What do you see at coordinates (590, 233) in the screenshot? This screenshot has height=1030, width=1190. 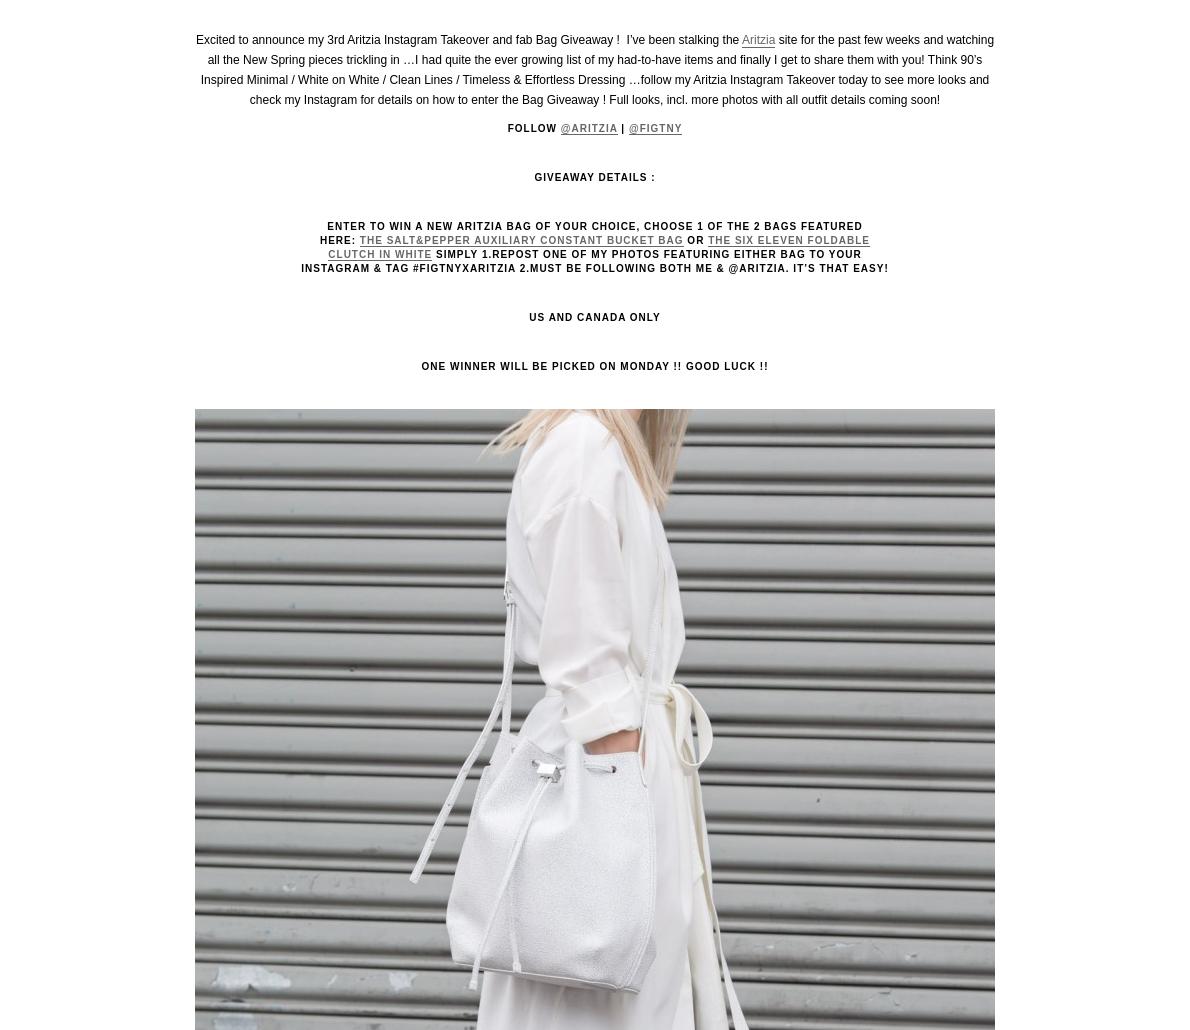 I see `'Enter to win a New Aritzia Bag of your choice, choose 1 of the 2 bags featured here:'` at bounding box center [590, 233].